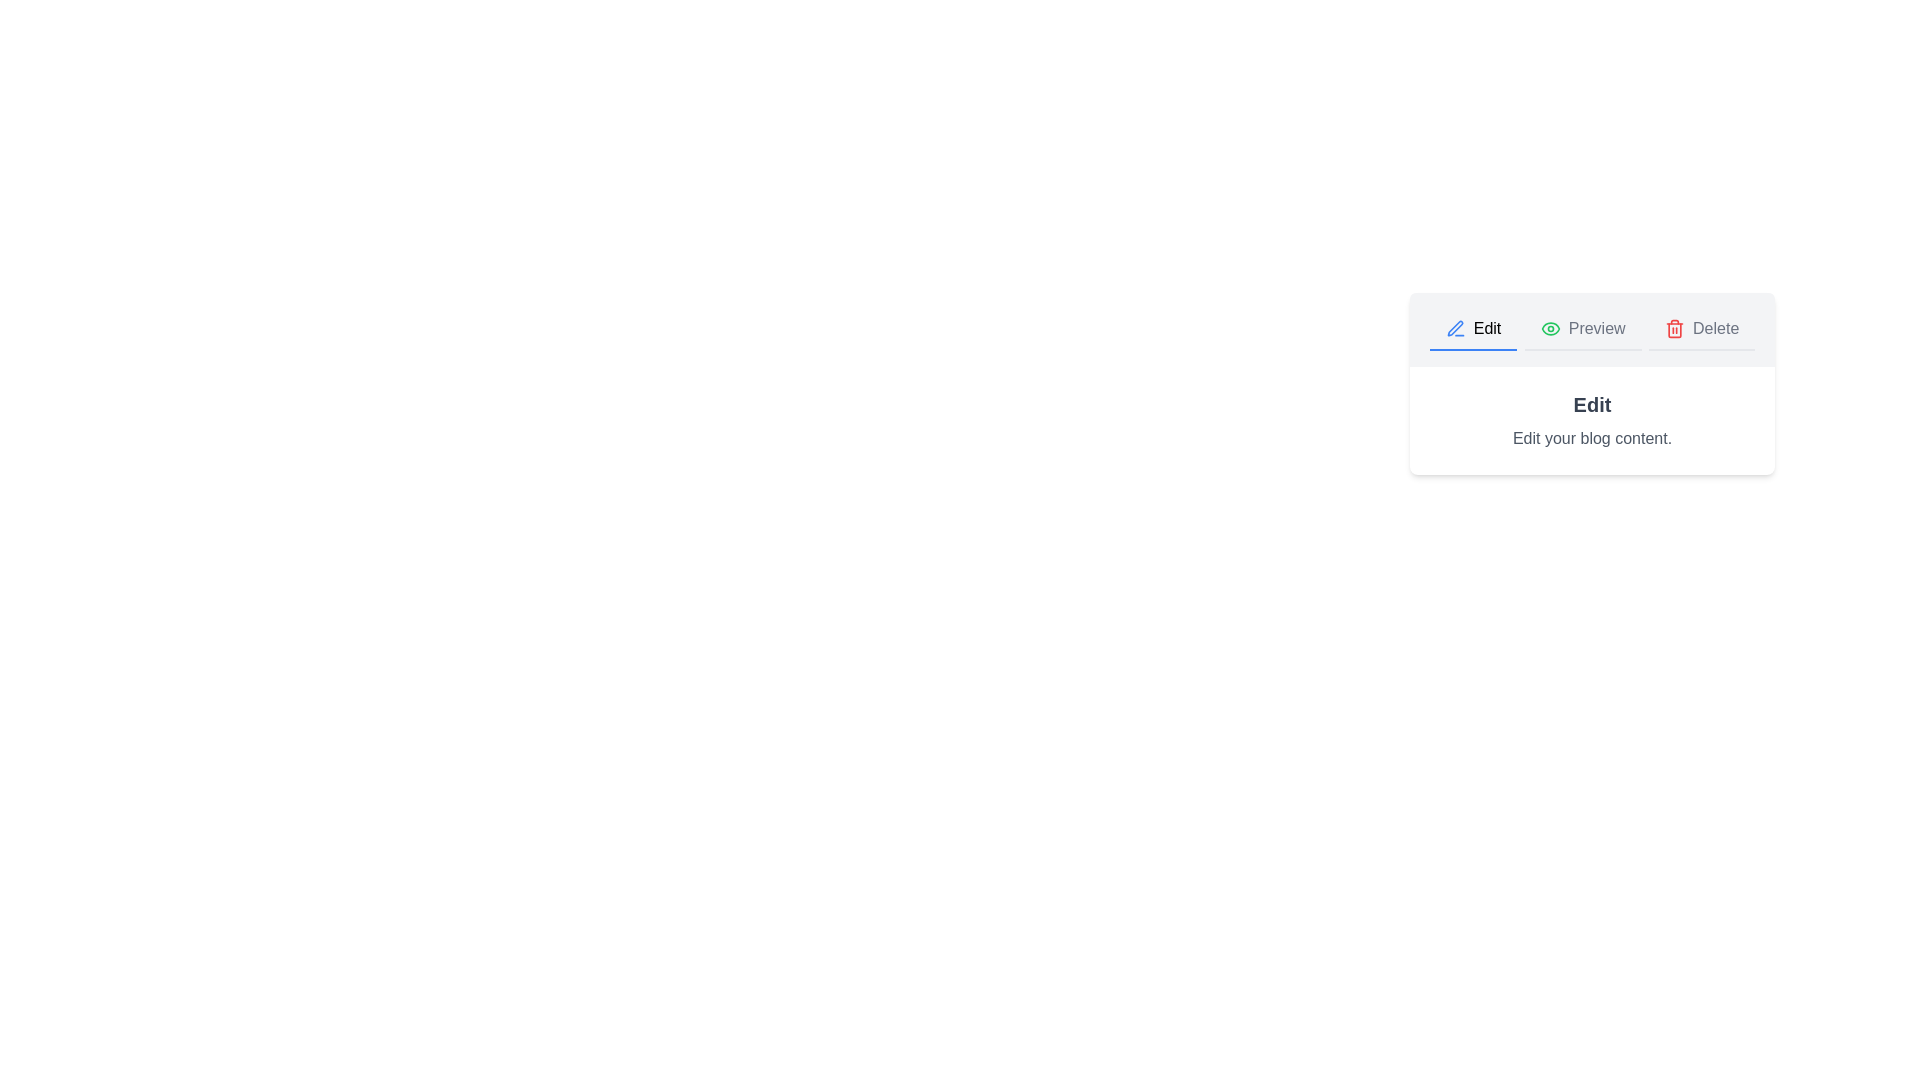 This screenshot has width=1920, height=1080. I want to click on the Delete tab to view its content, so click(1701, 329).